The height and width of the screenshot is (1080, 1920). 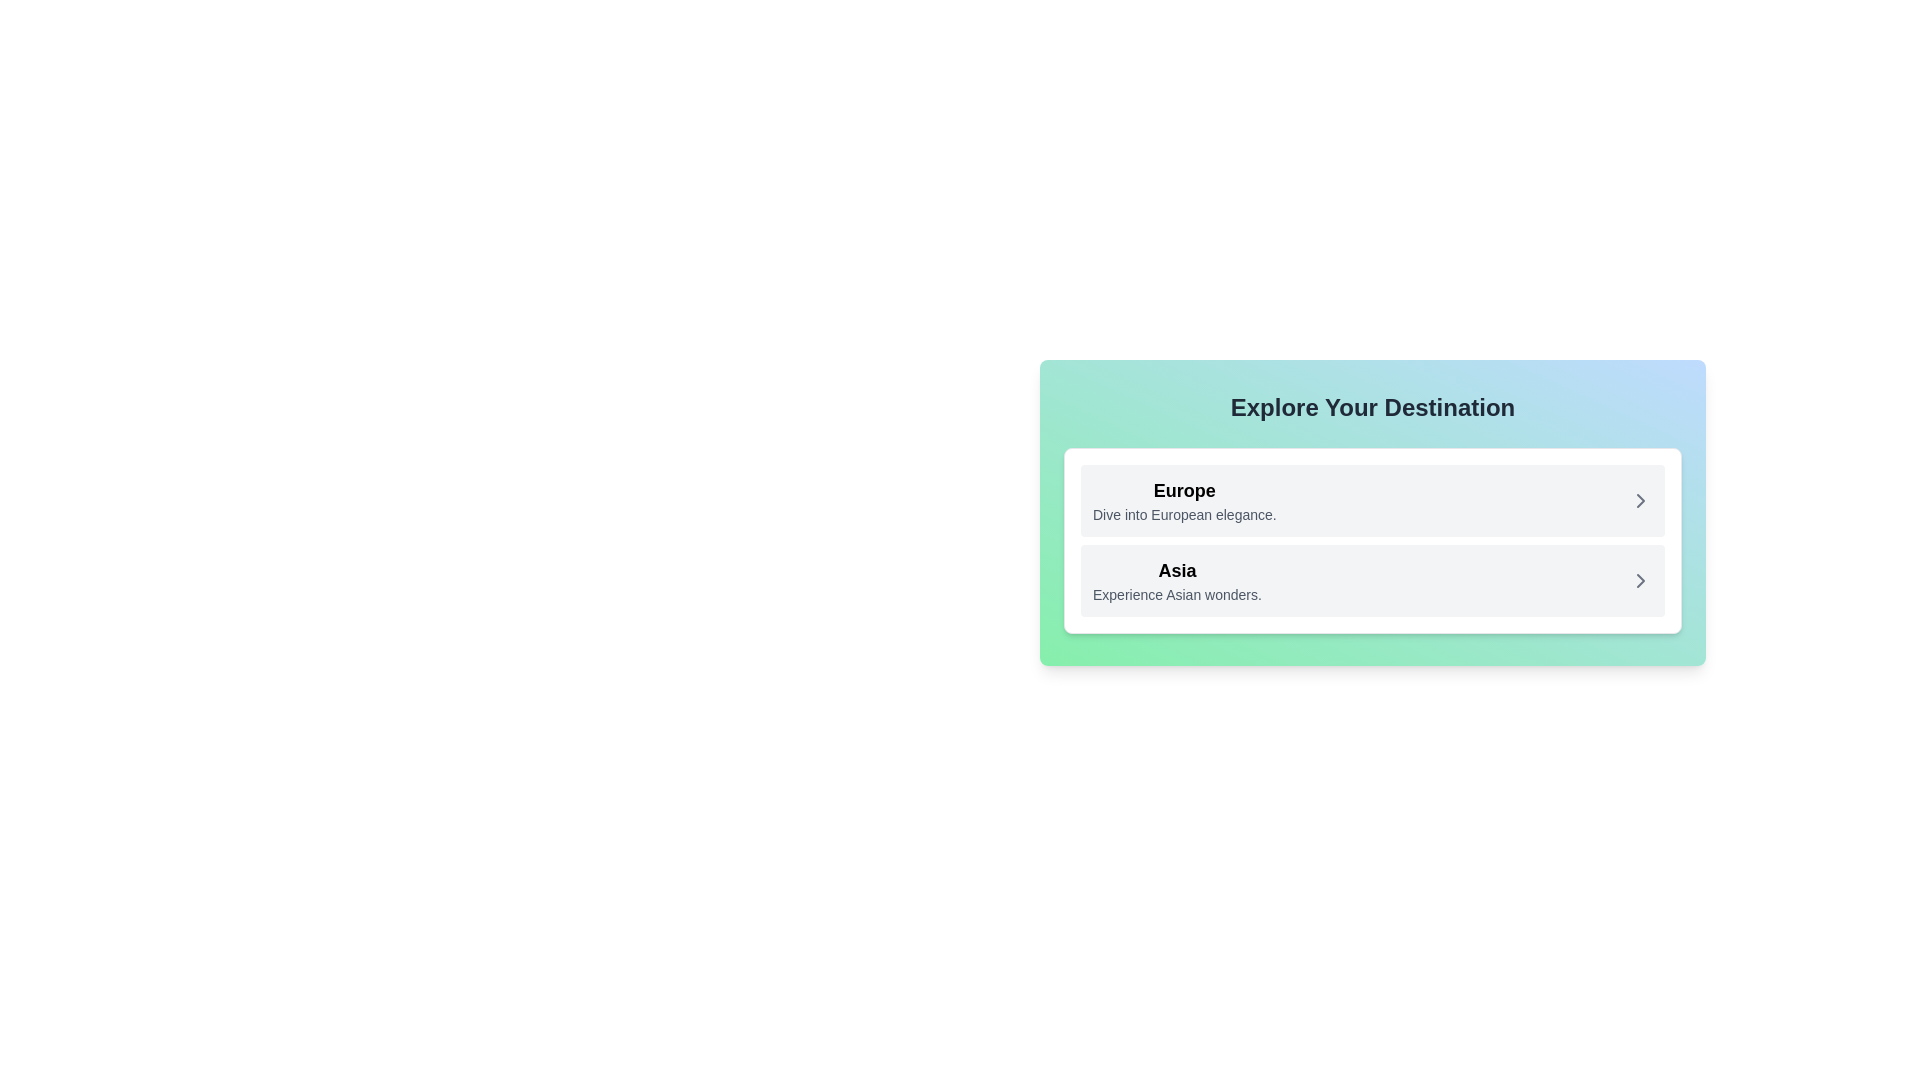 What do you see at coordinates (1371, 581) in the screenshot?
I see `the second item in the interactive list option that navigates to Asian experiences, located below the item labeled 'Europe'` at bounding box center [1371, 581].